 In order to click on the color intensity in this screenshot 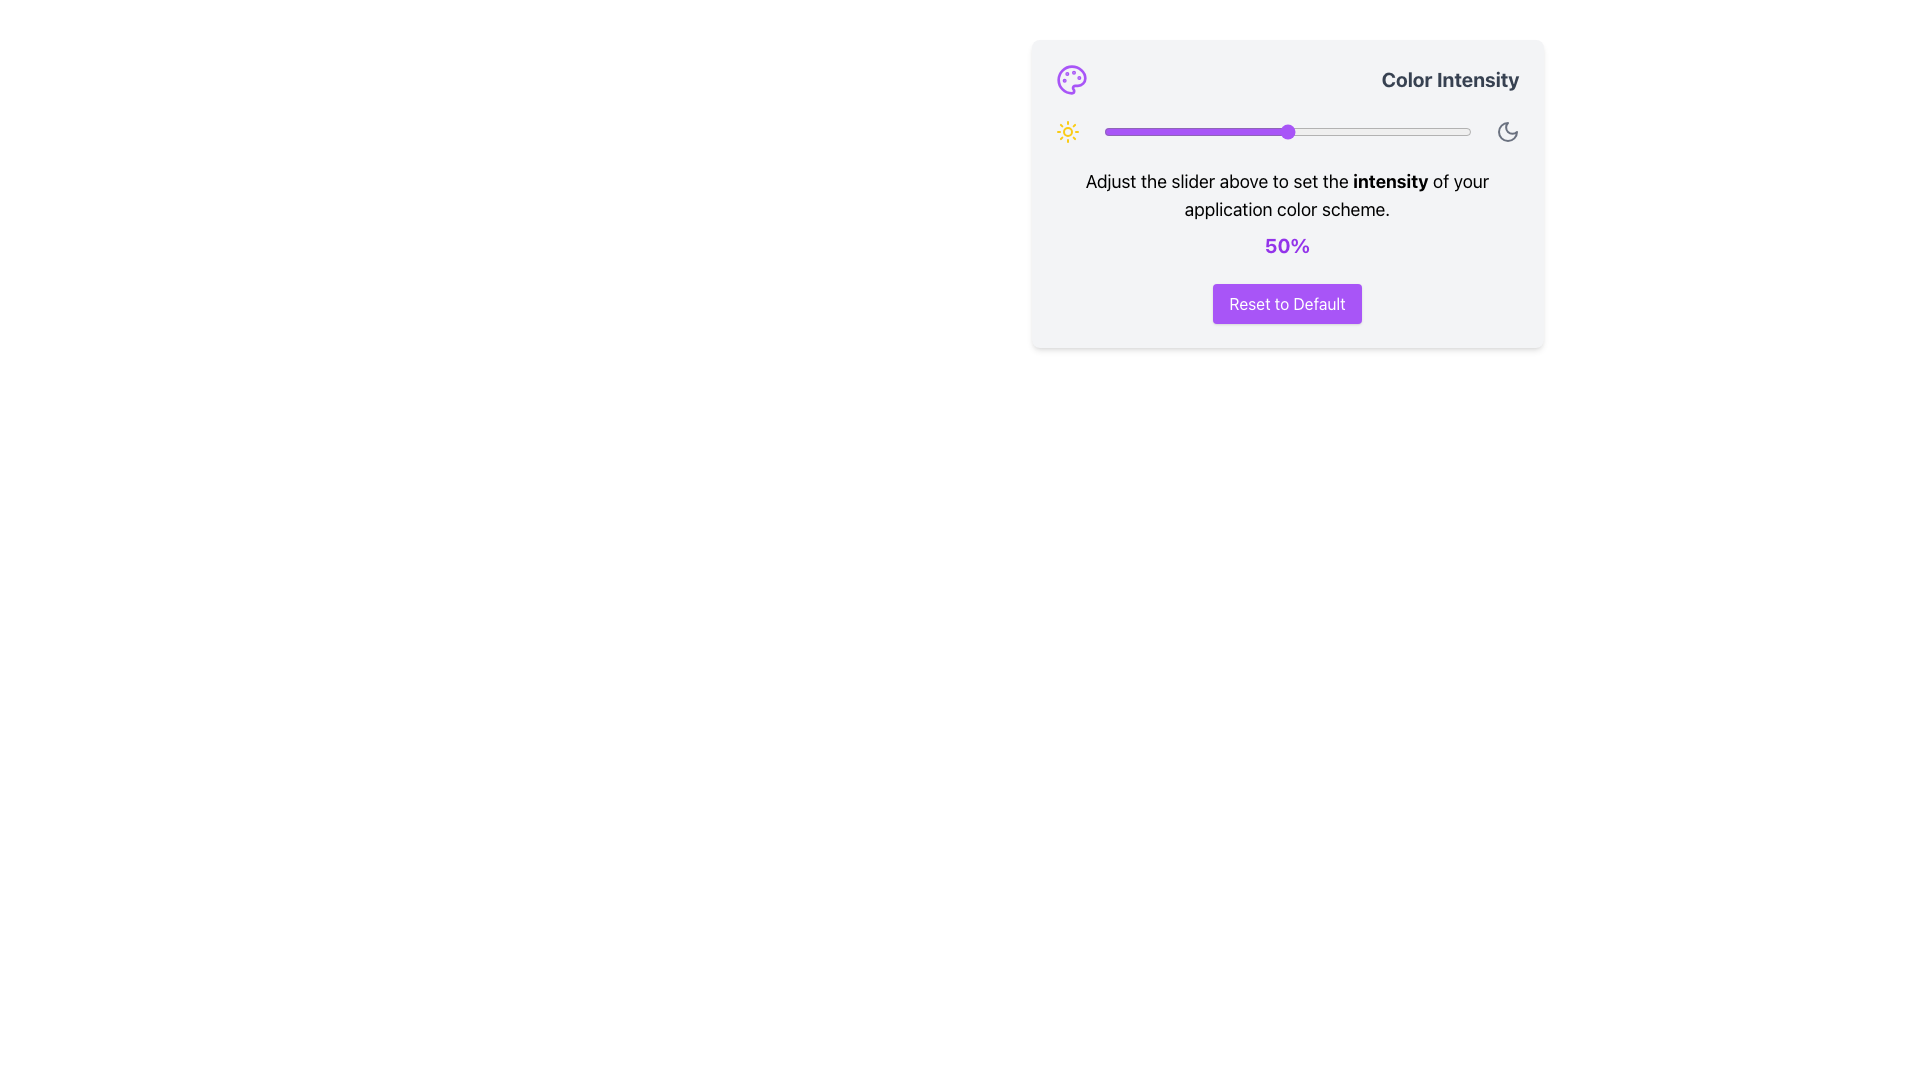, I will do `click(1180, 131)`.